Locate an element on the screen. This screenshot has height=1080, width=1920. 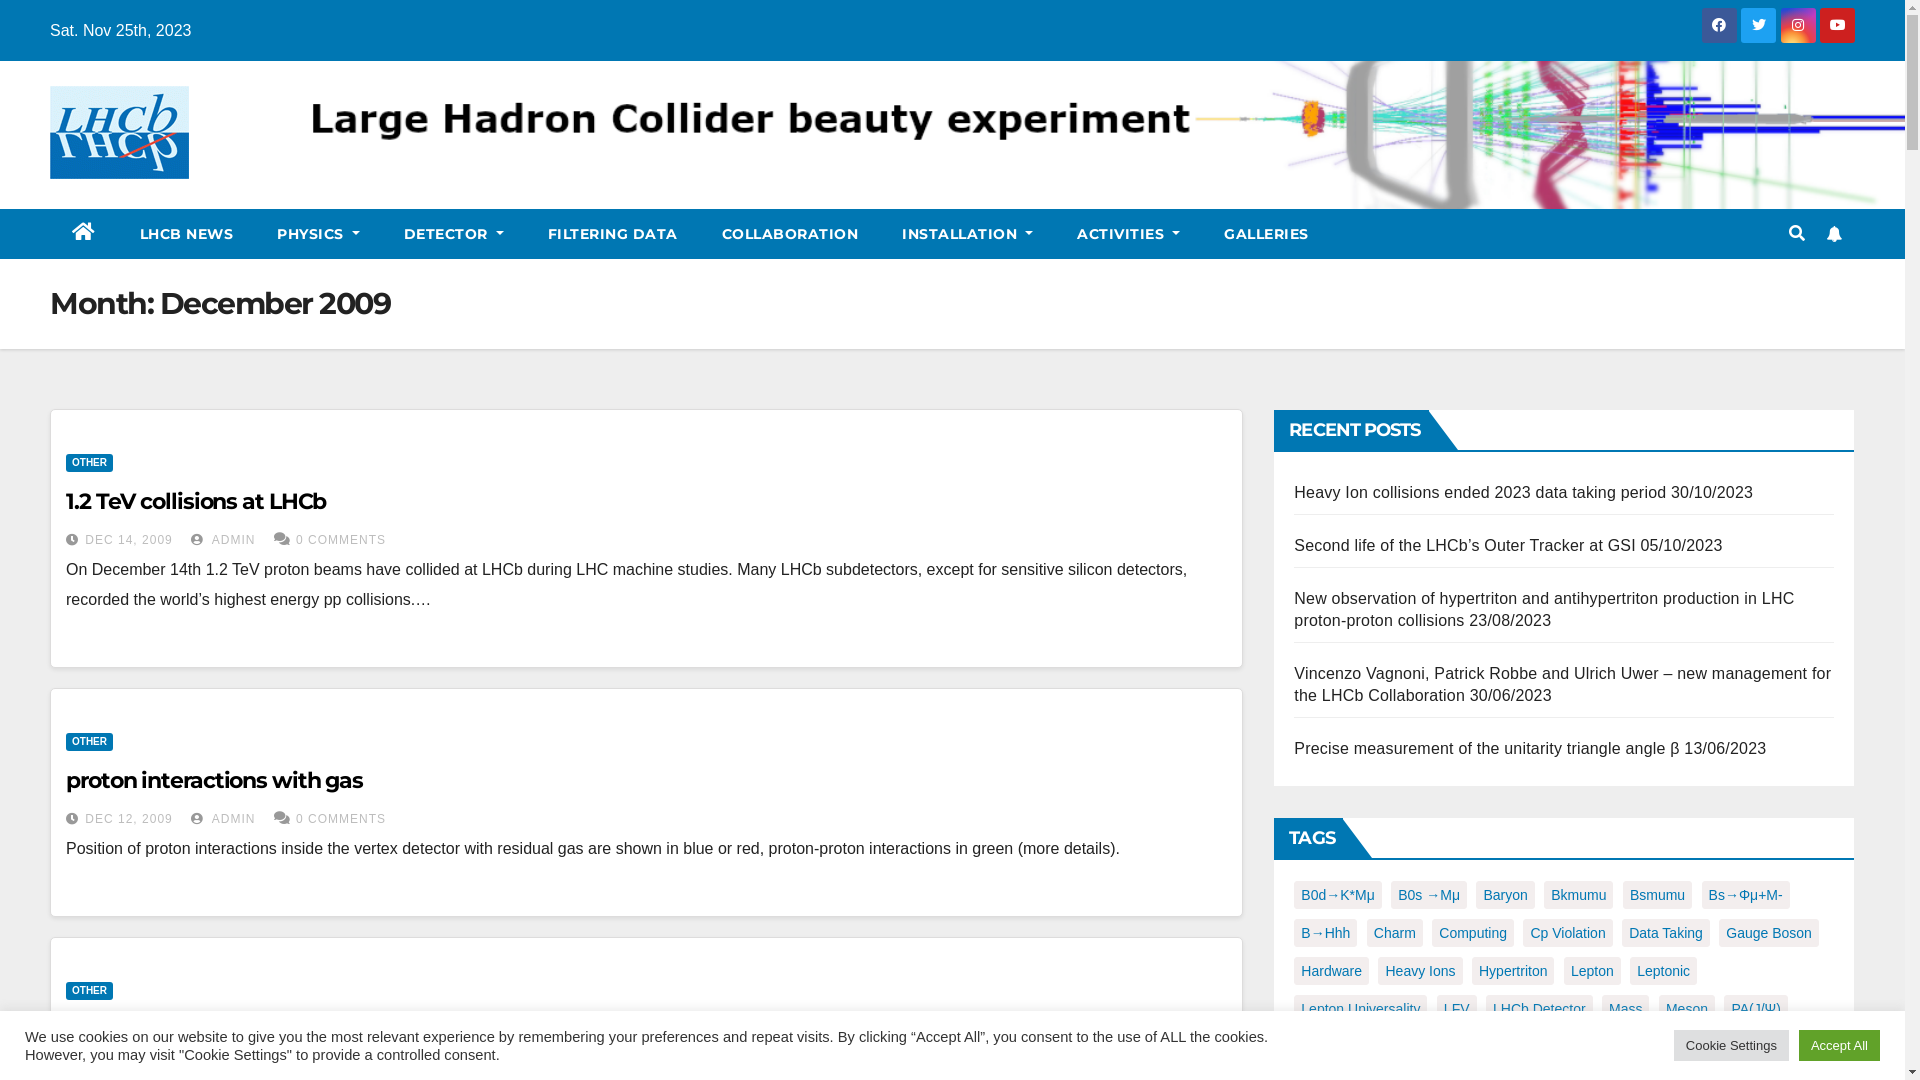
'PHYSICS' is located at coordinates (317, 233).